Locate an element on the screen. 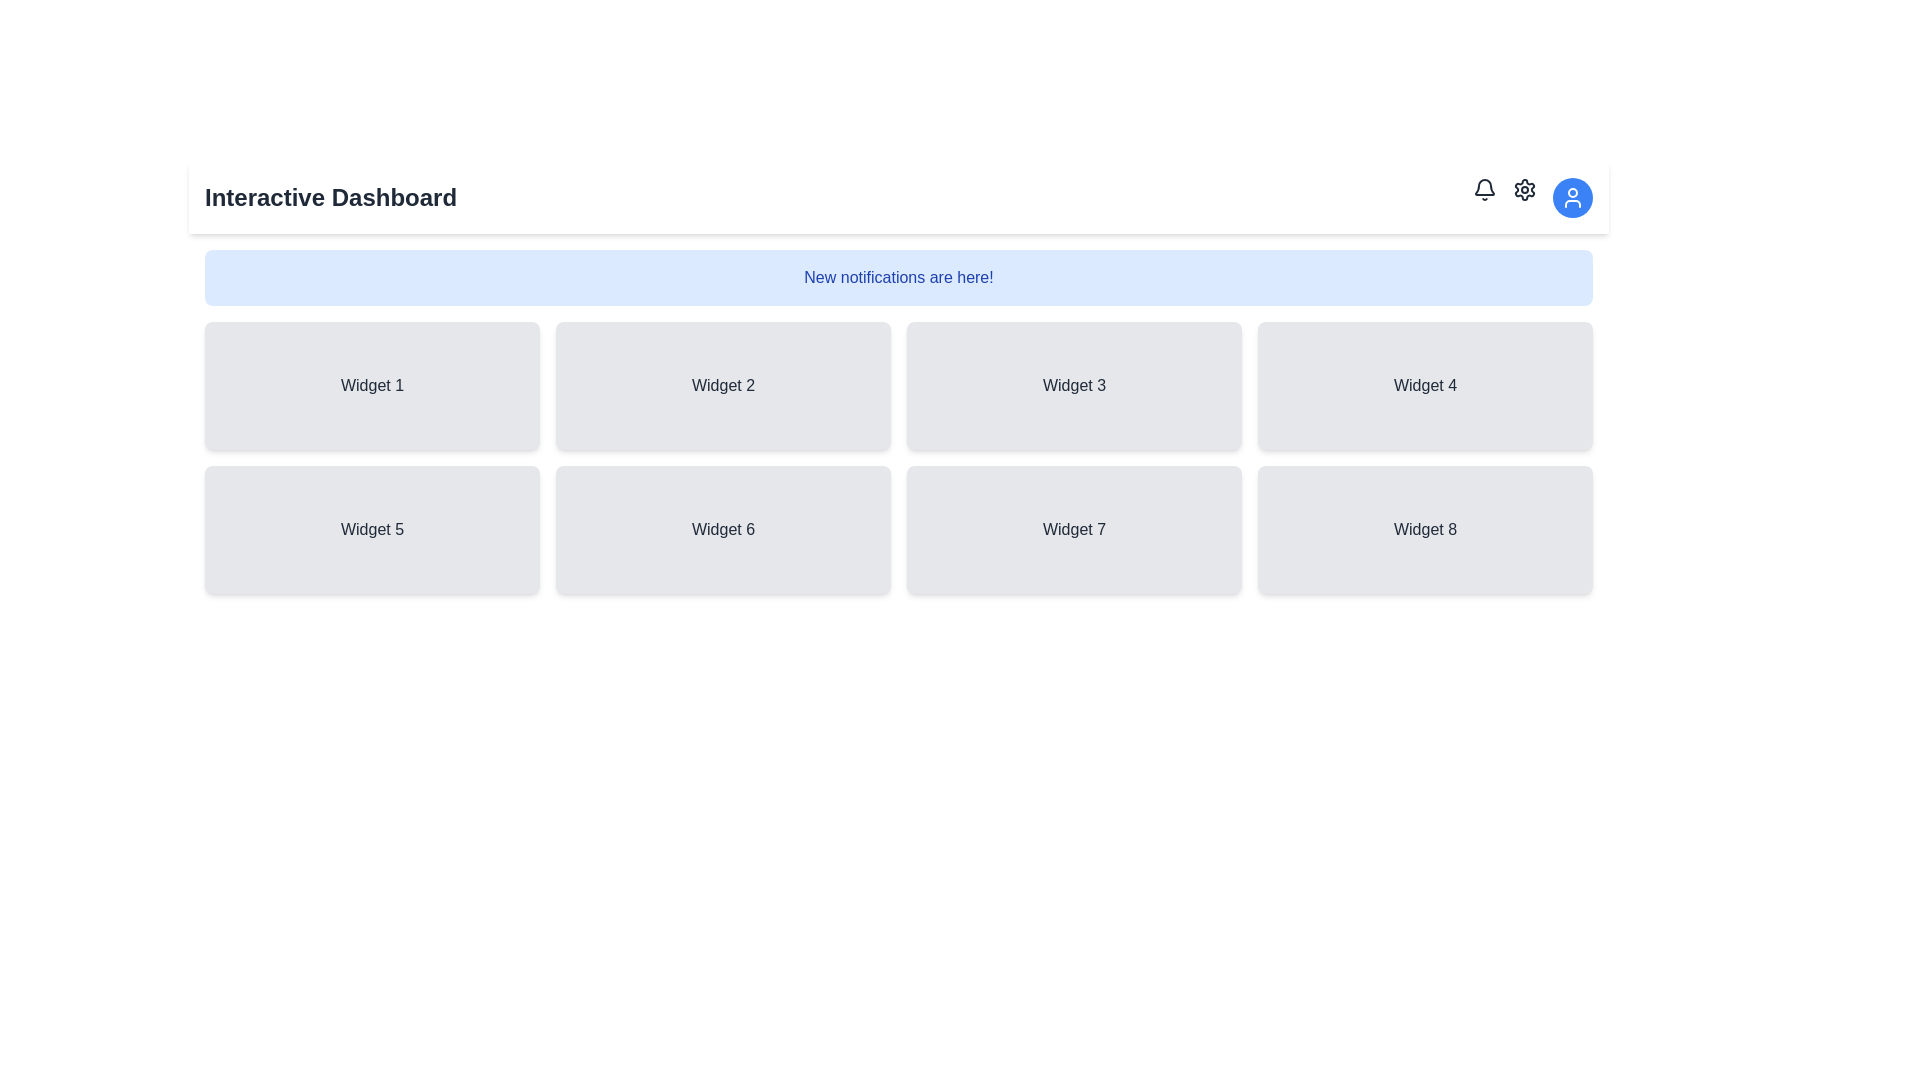 The width and height of the screenshot is (1920, 1080). the Static widget element labeled 'Widget 7', which has a light gray background and is positioned in the second row and third column of the grid is located at coordinates (1073, 528).